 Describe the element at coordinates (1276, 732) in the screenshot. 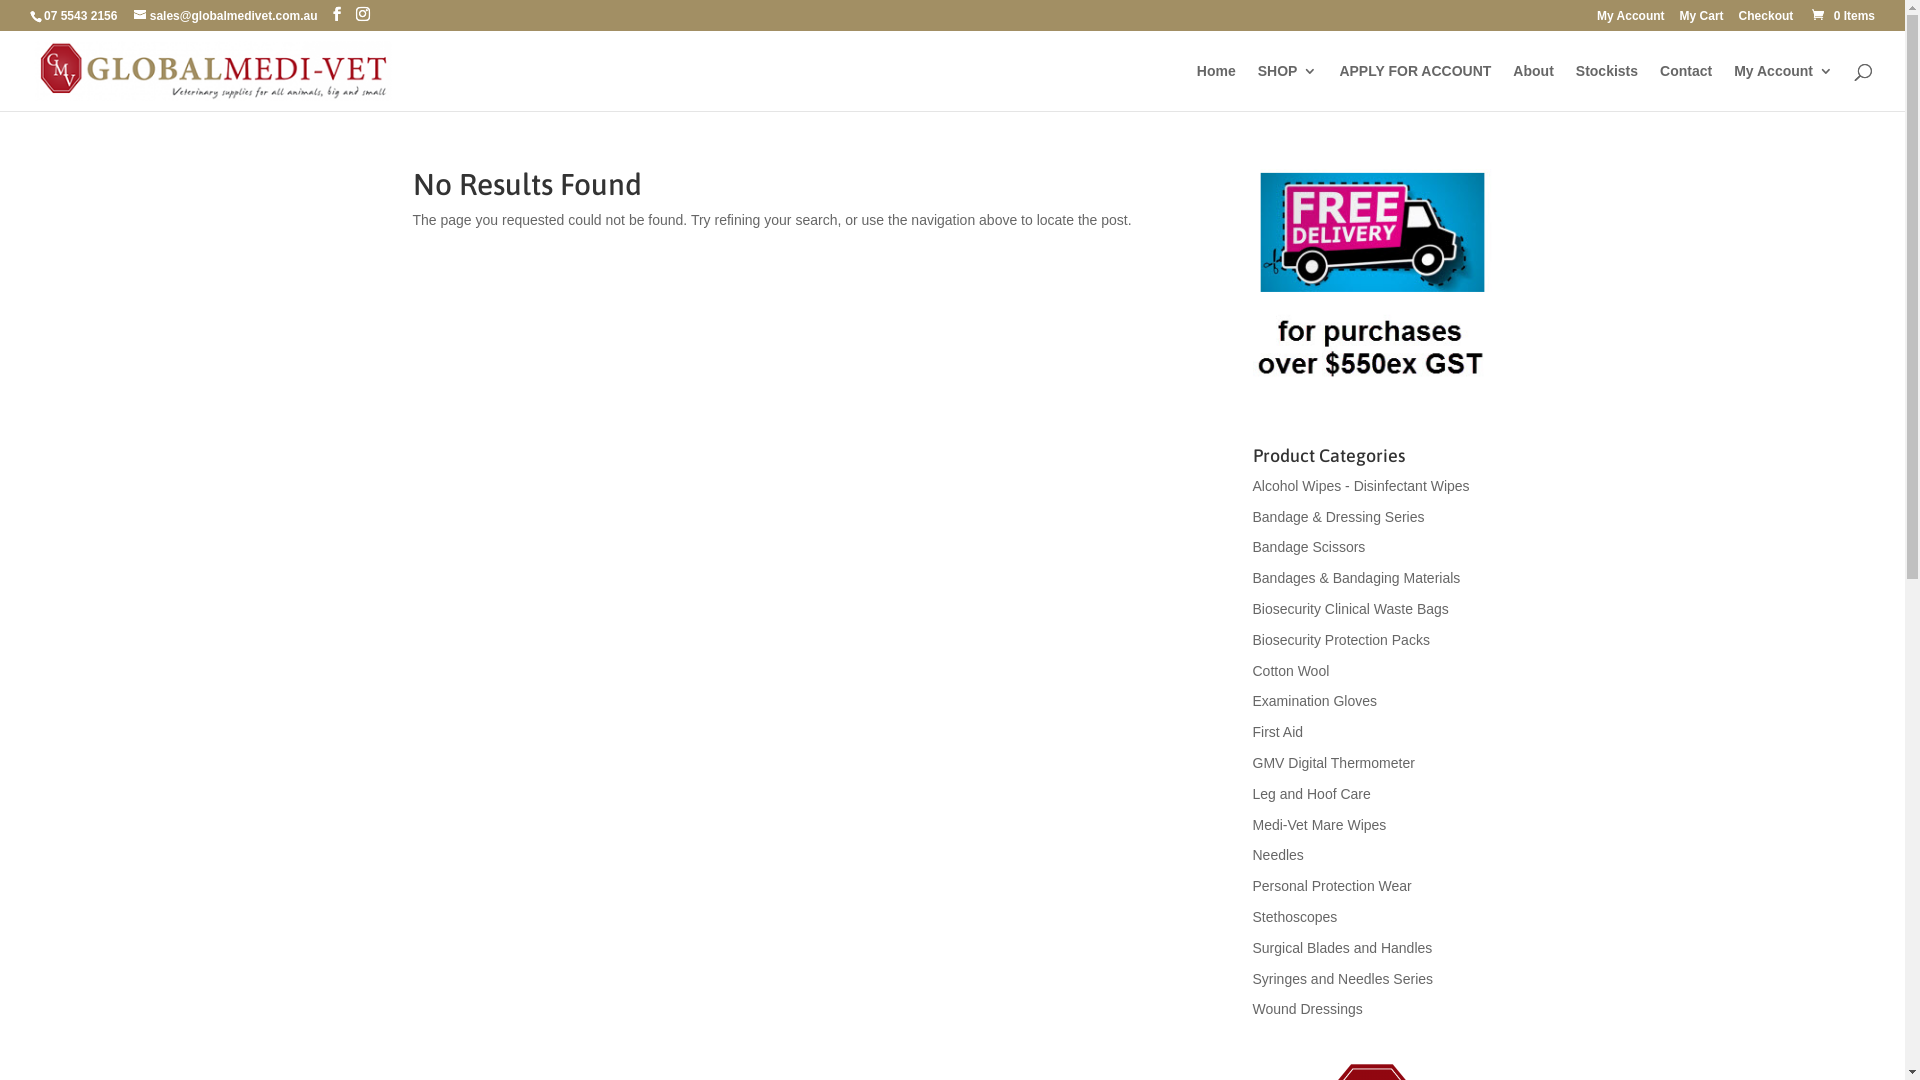

I see `'First Aid'` at that location.